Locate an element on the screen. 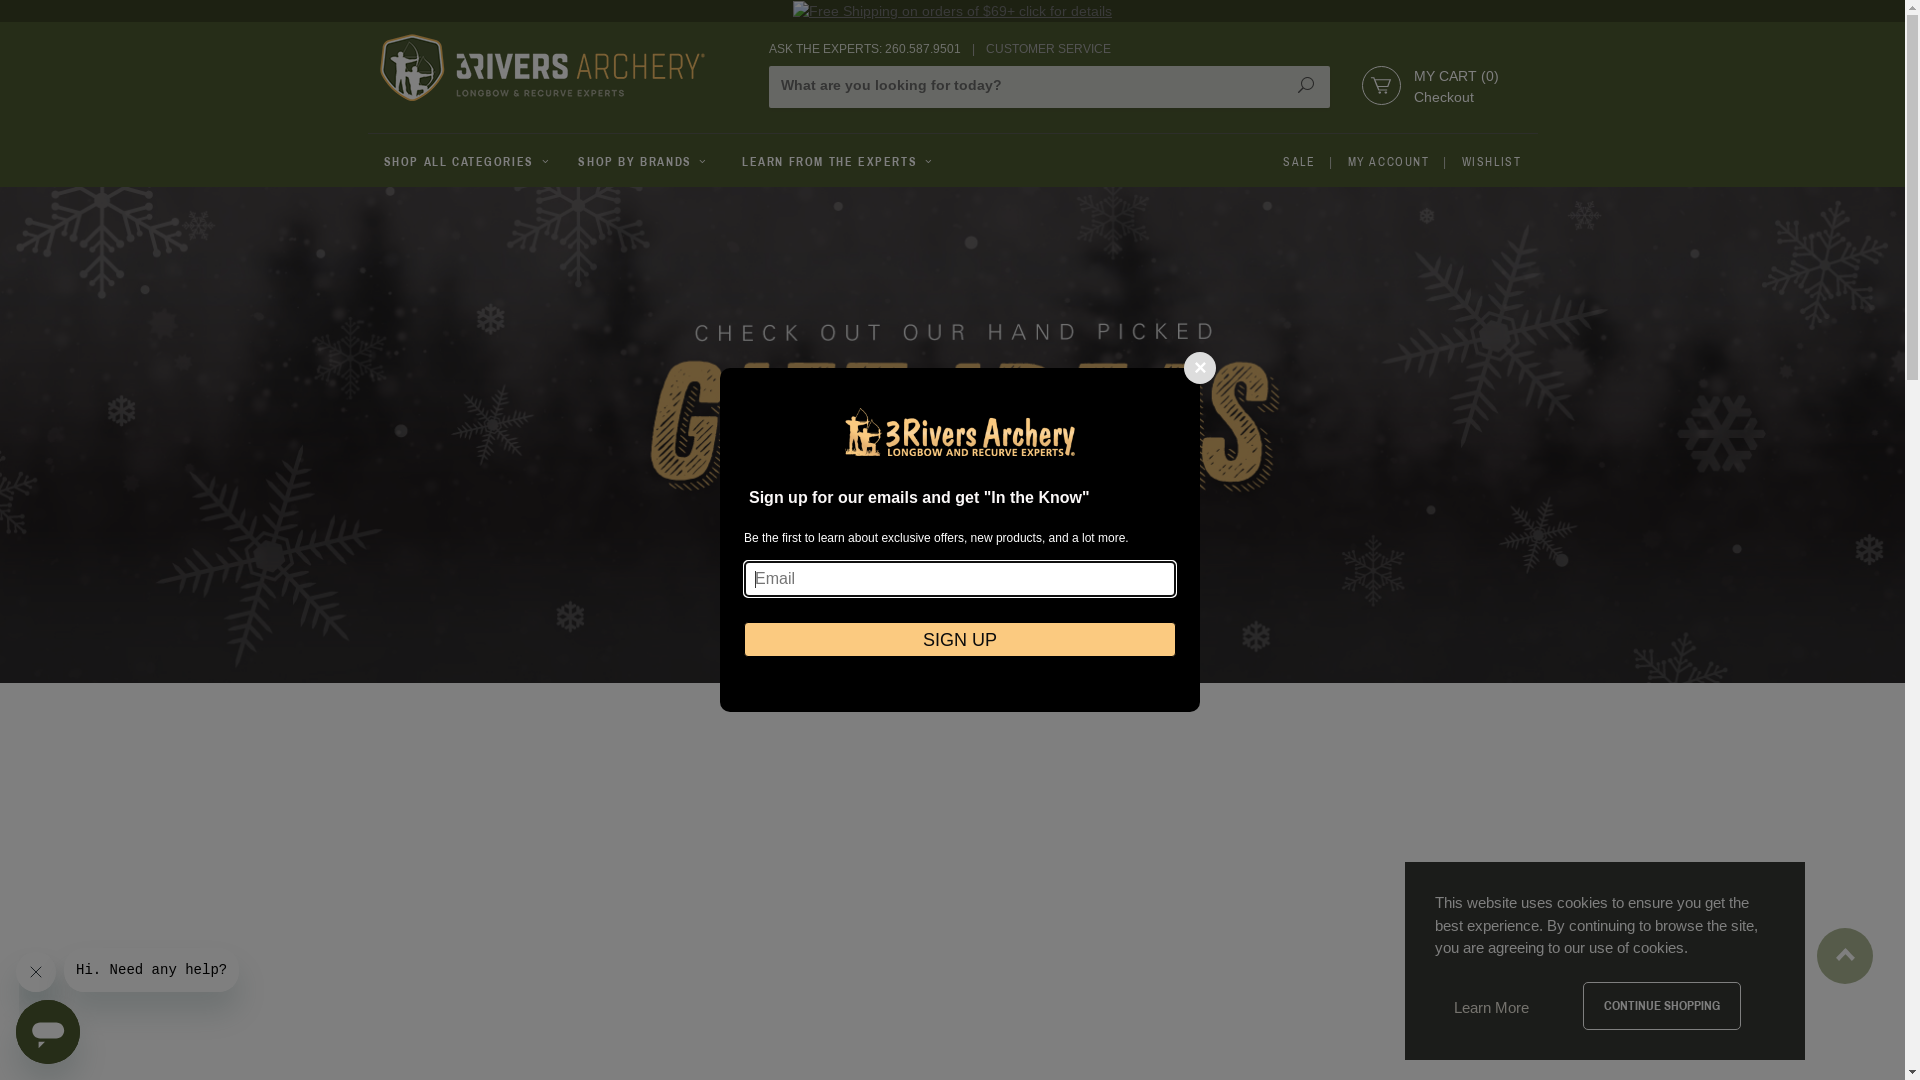 This screenshot has width=1920, height=1080. 'Shopping Cart' is located at coordinates (1380, 84).